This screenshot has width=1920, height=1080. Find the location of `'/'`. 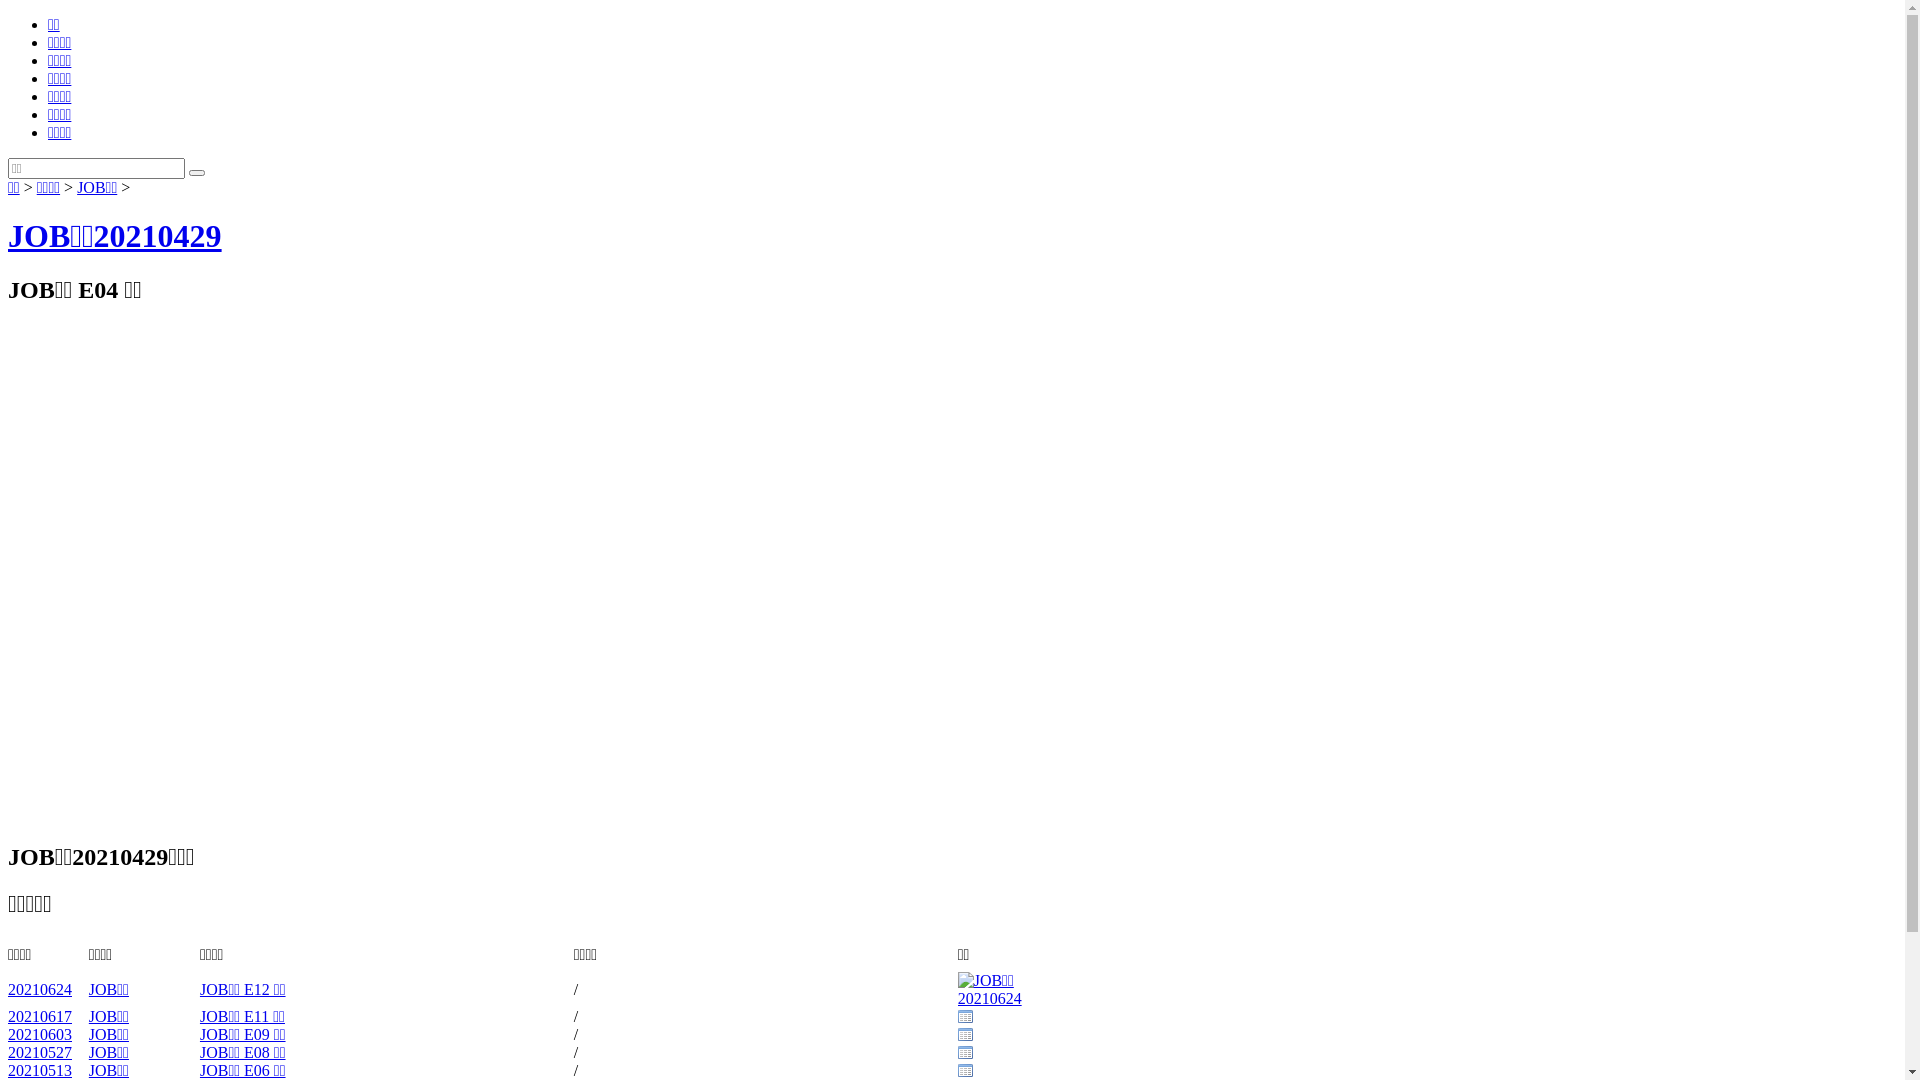

'/' is located at coordinates (575, 1069).